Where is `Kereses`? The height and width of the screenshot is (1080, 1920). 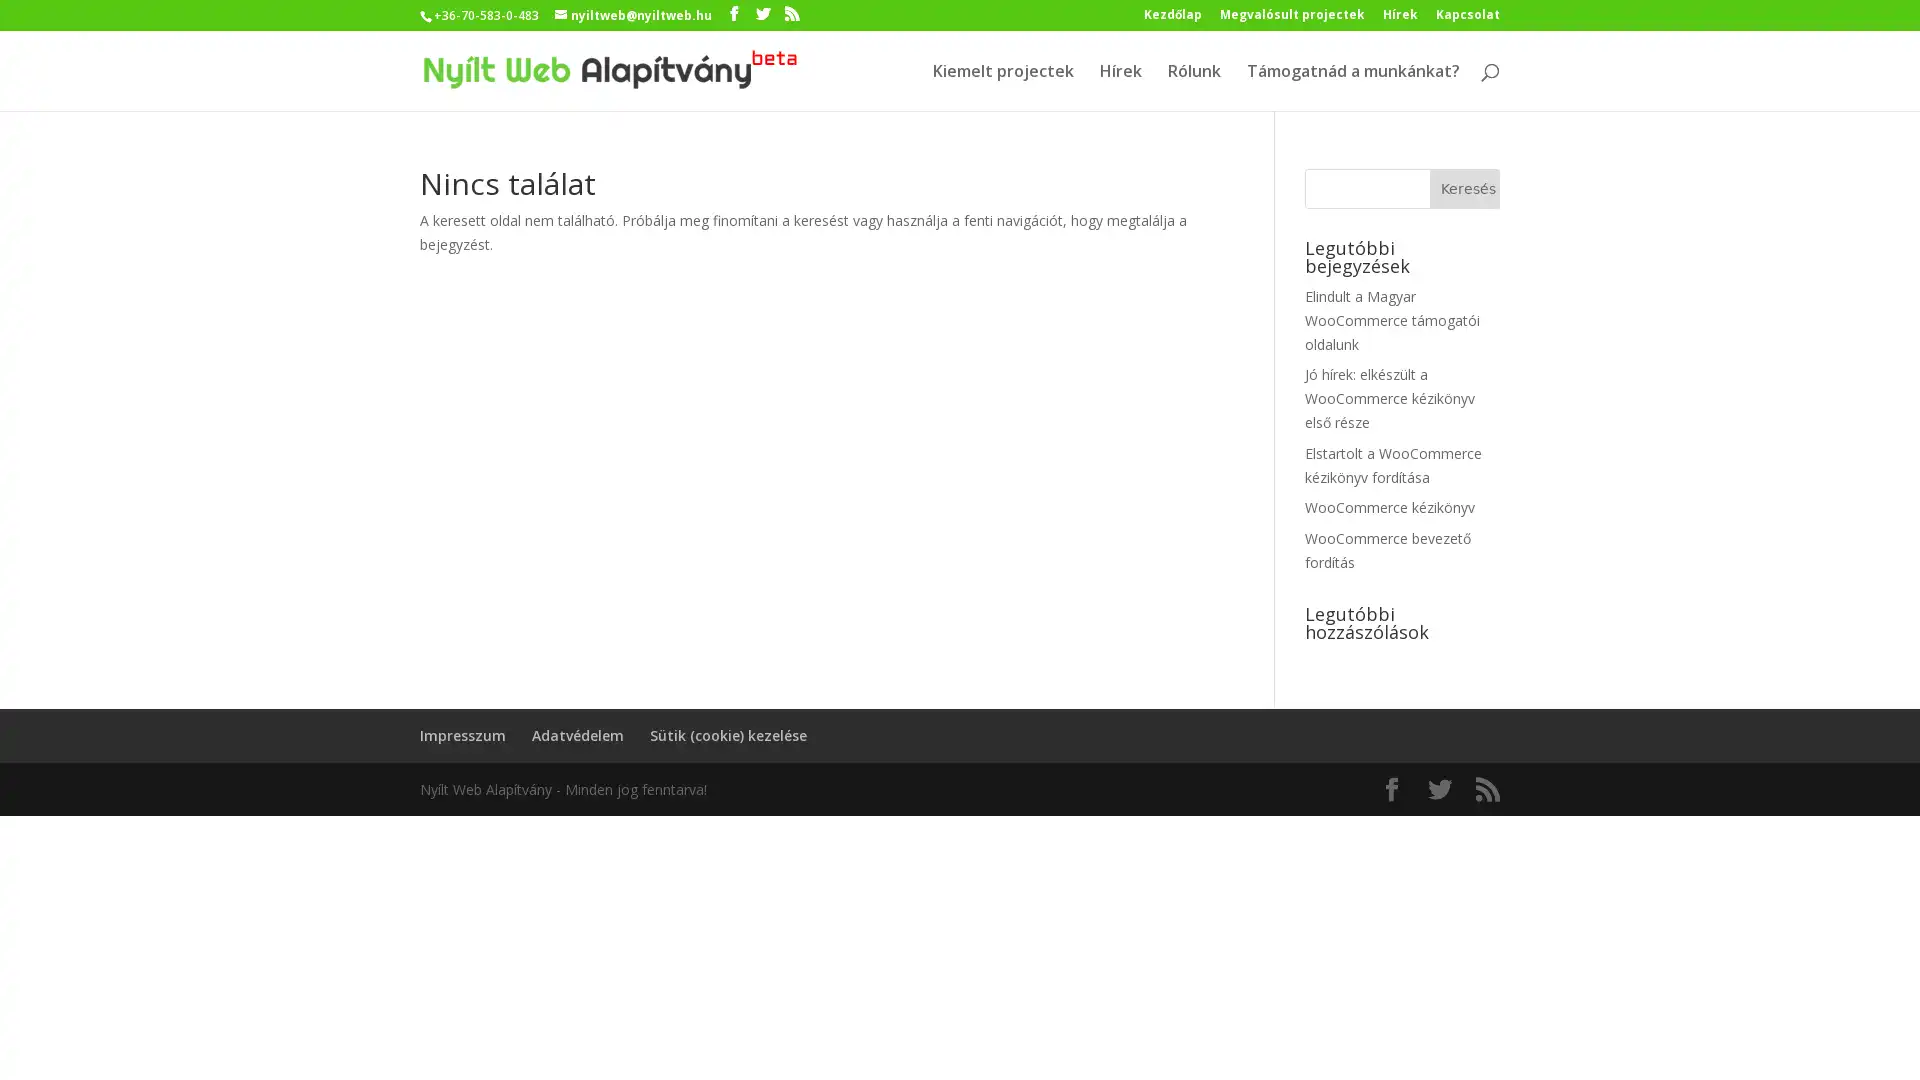 Kereses is located at coordinates (1464, 189).